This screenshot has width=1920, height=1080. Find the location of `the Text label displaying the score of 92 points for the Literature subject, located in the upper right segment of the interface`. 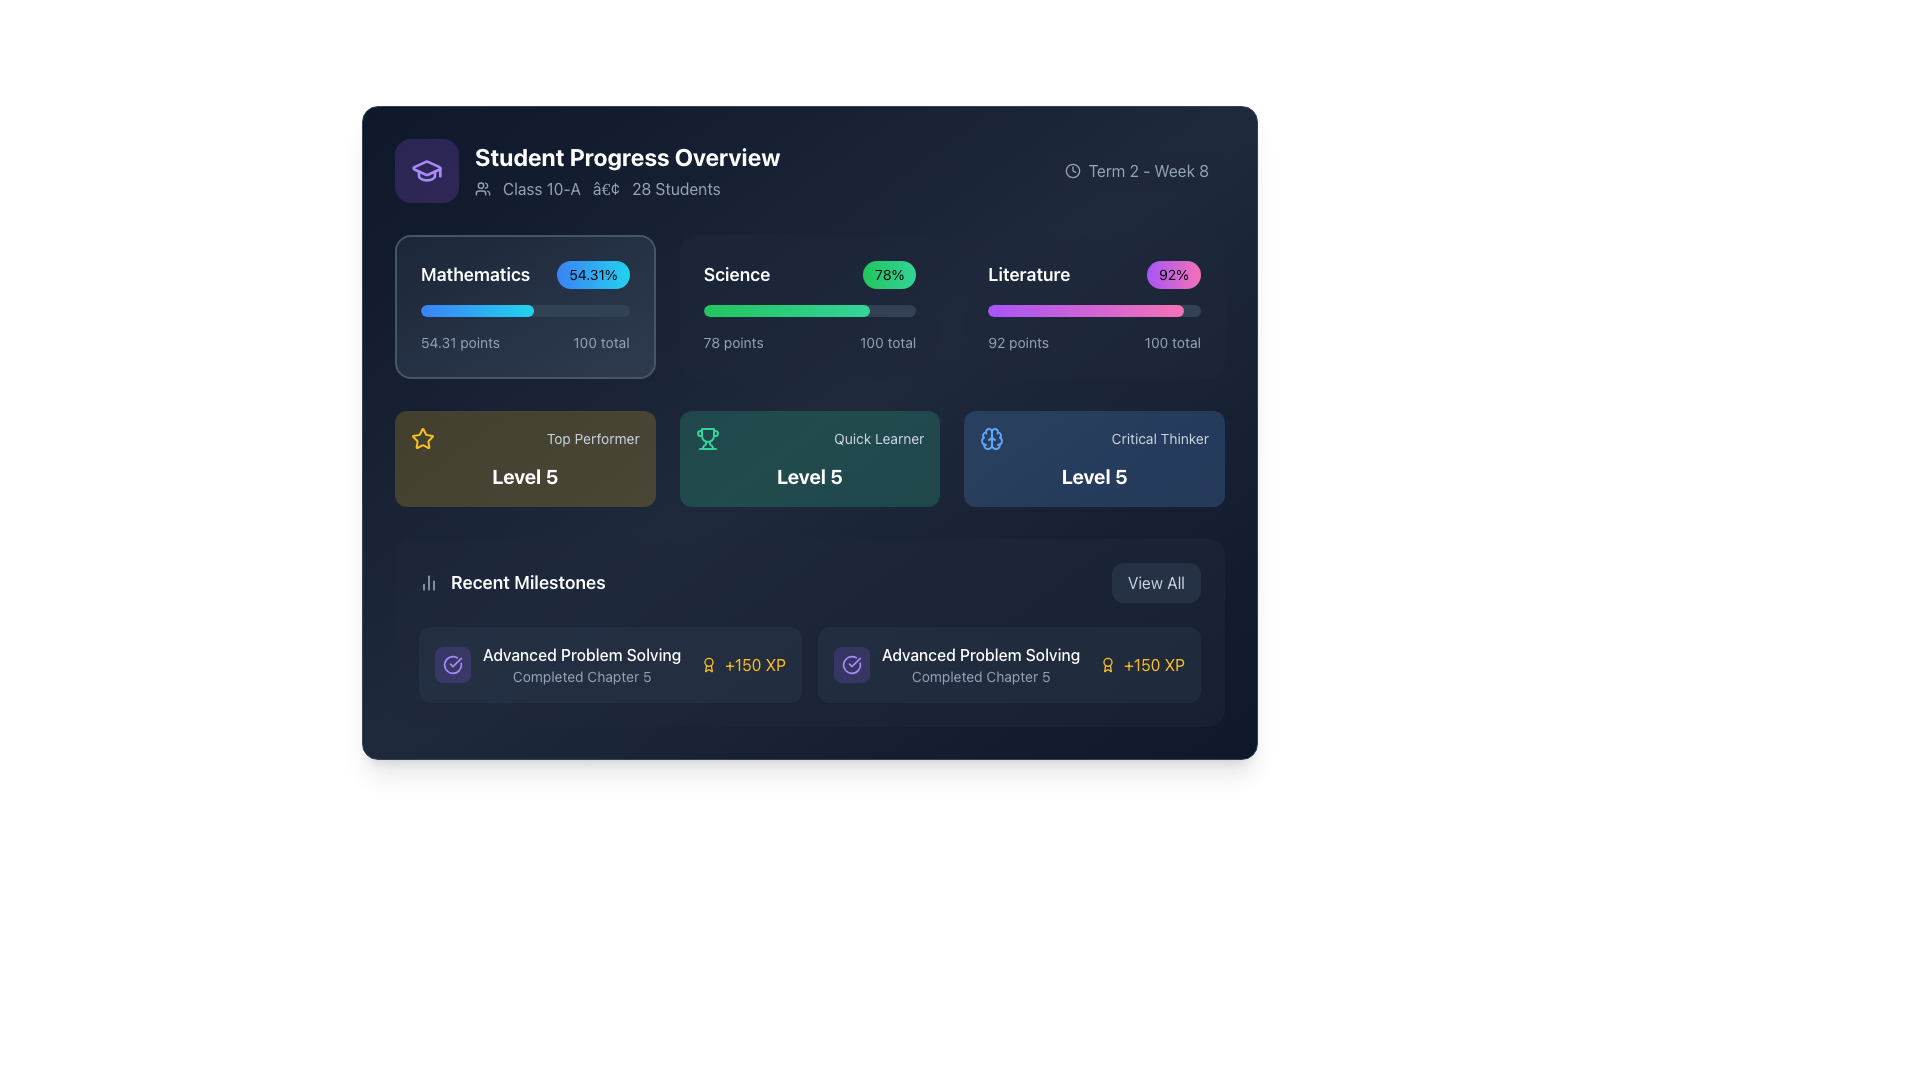

the Text label displaying the score of 92 points for the Literature subject, located in the upper right segment of the interface is located at coordinates (1018, 342).